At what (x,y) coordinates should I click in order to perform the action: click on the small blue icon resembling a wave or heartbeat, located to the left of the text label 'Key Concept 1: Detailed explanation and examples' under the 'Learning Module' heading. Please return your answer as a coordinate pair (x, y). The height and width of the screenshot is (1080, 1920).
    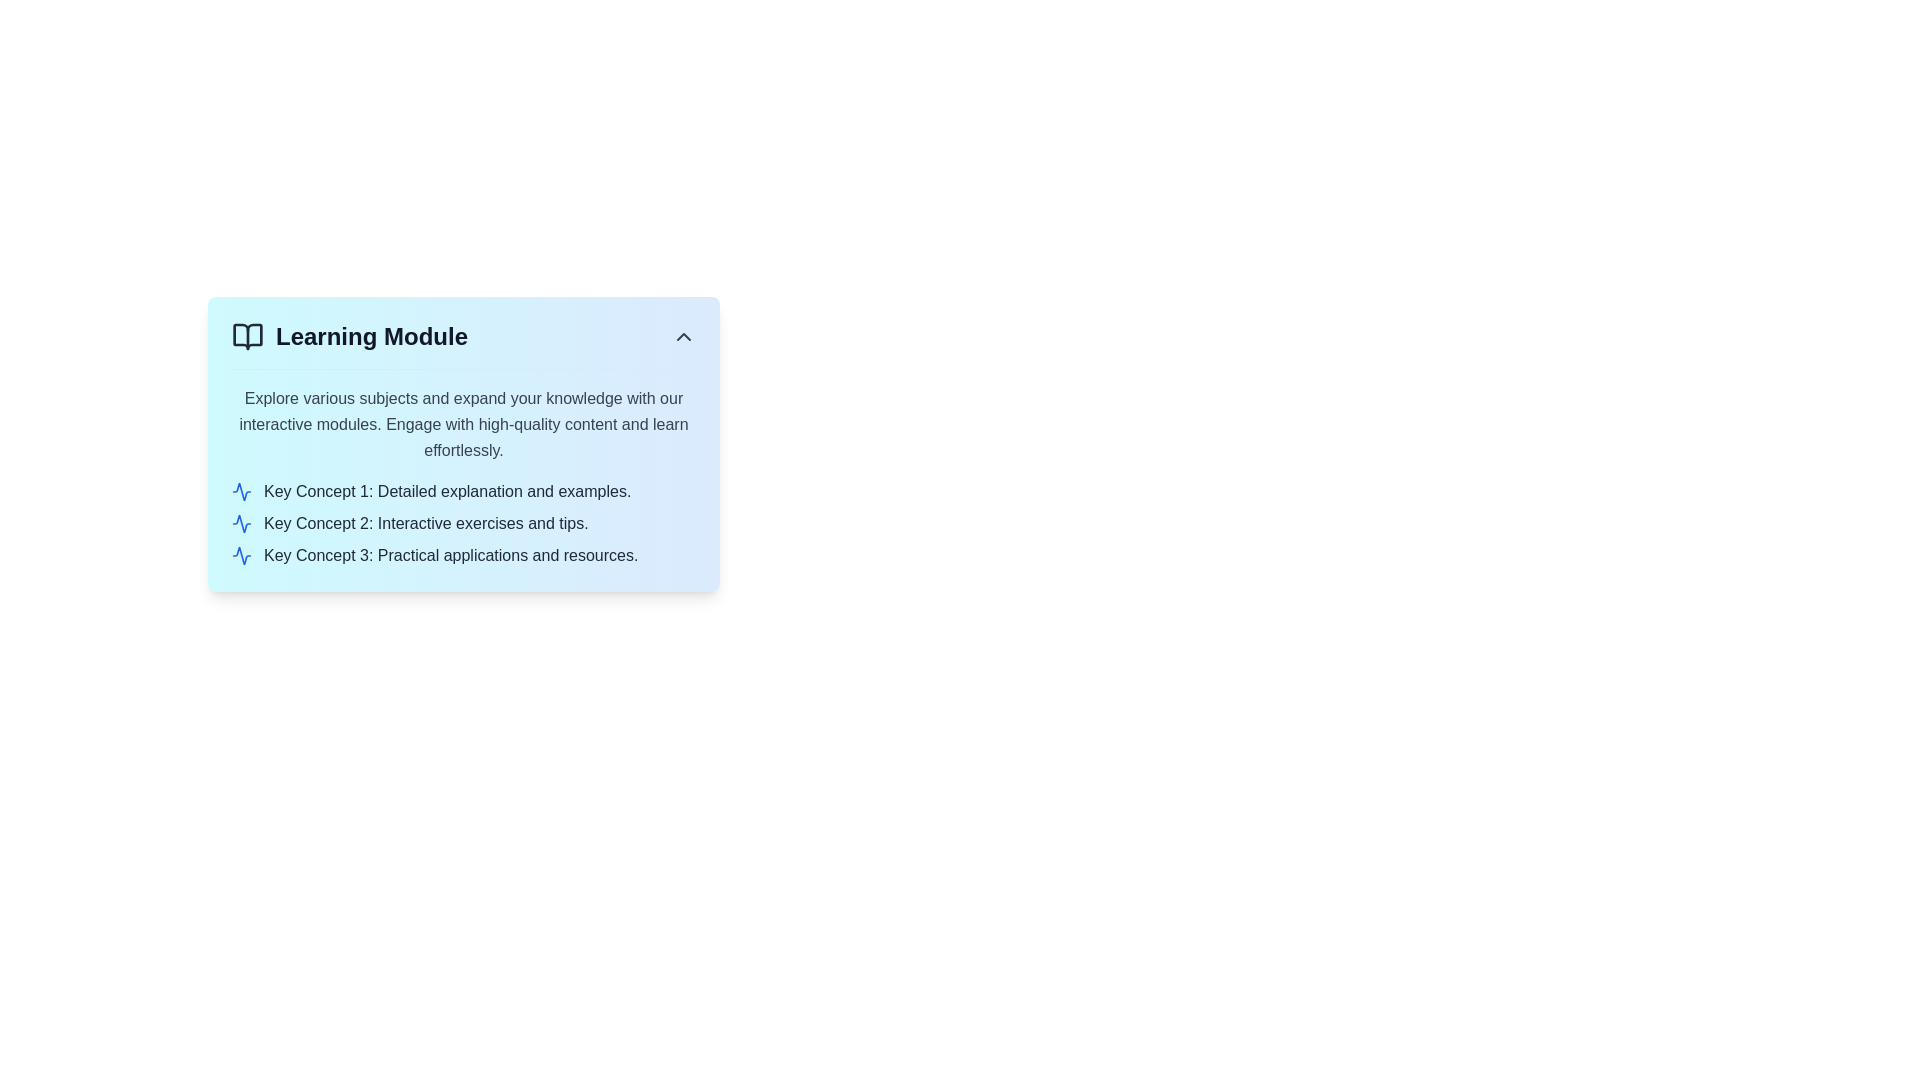
    Looking at the image, I should click on (240, 492).